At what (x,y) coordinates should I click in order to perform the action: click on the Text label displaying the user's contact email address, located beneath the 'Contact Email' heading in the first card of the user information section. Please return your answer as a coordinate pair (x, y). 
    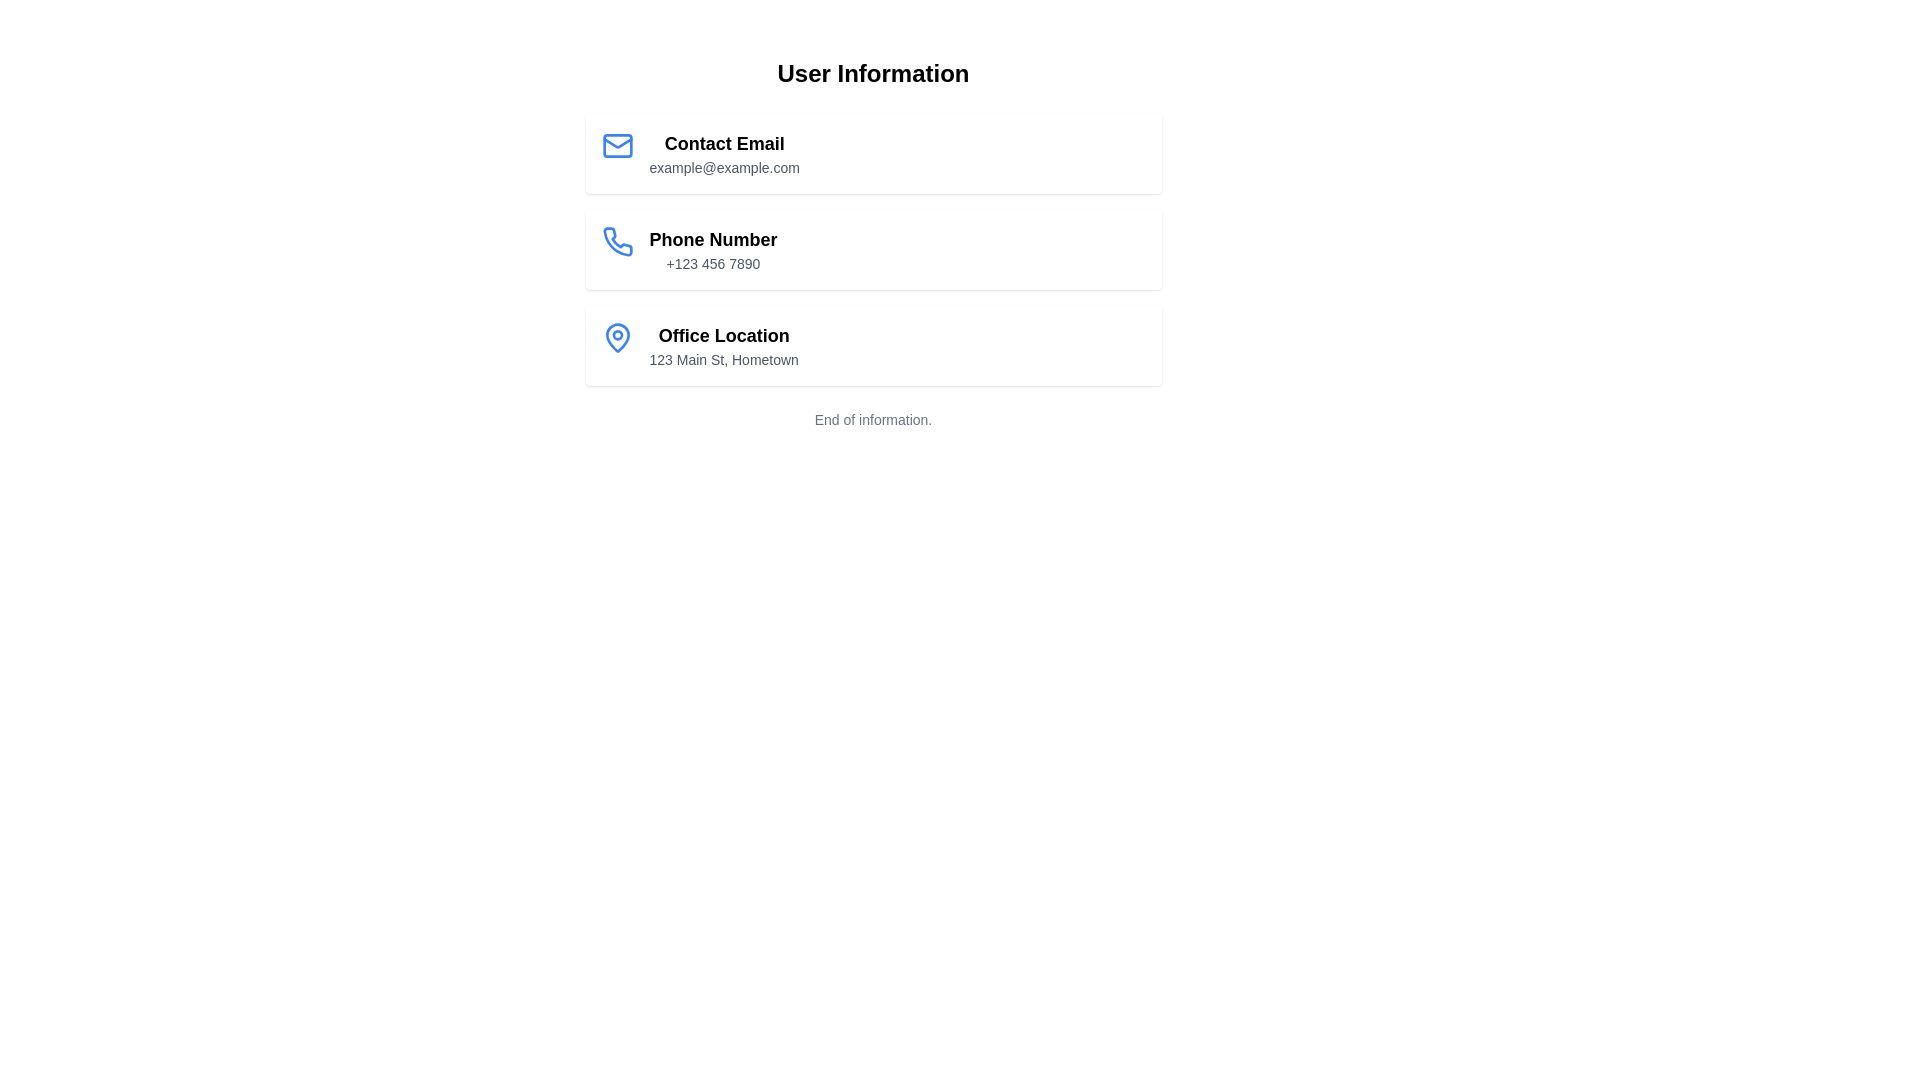
    Looking at the image, I should click on (723, 167).